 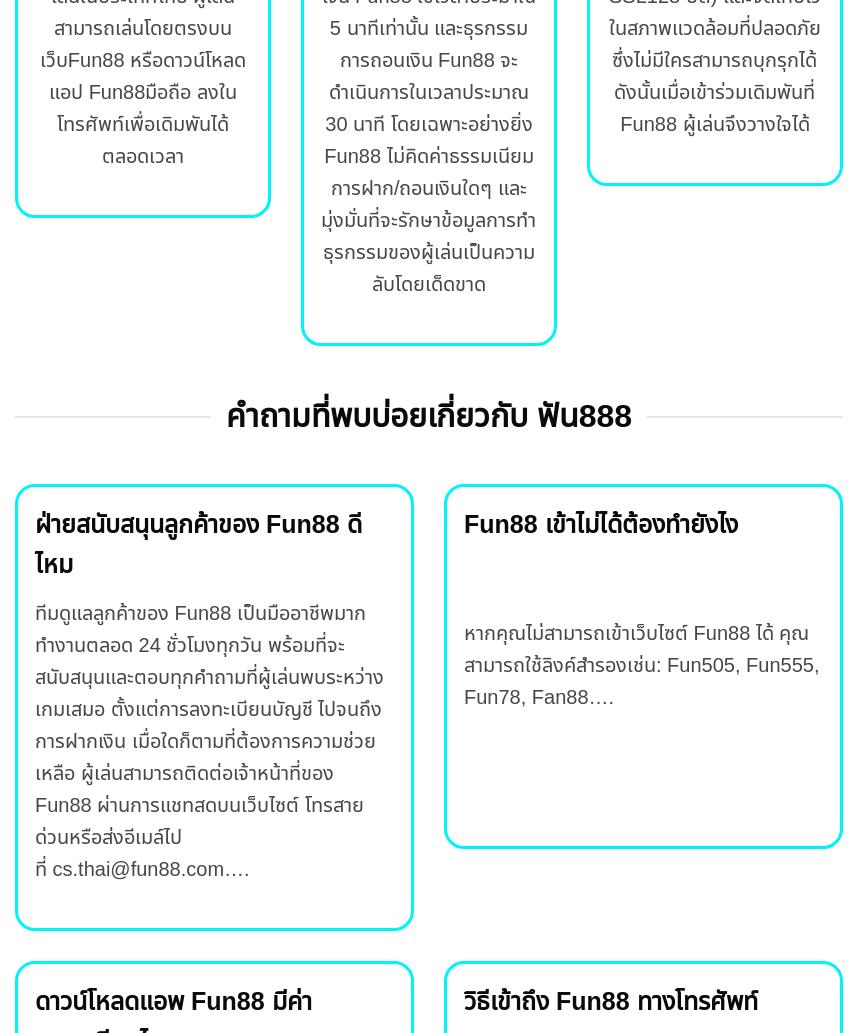 I want to click on '….', so click(x=235, y=867).